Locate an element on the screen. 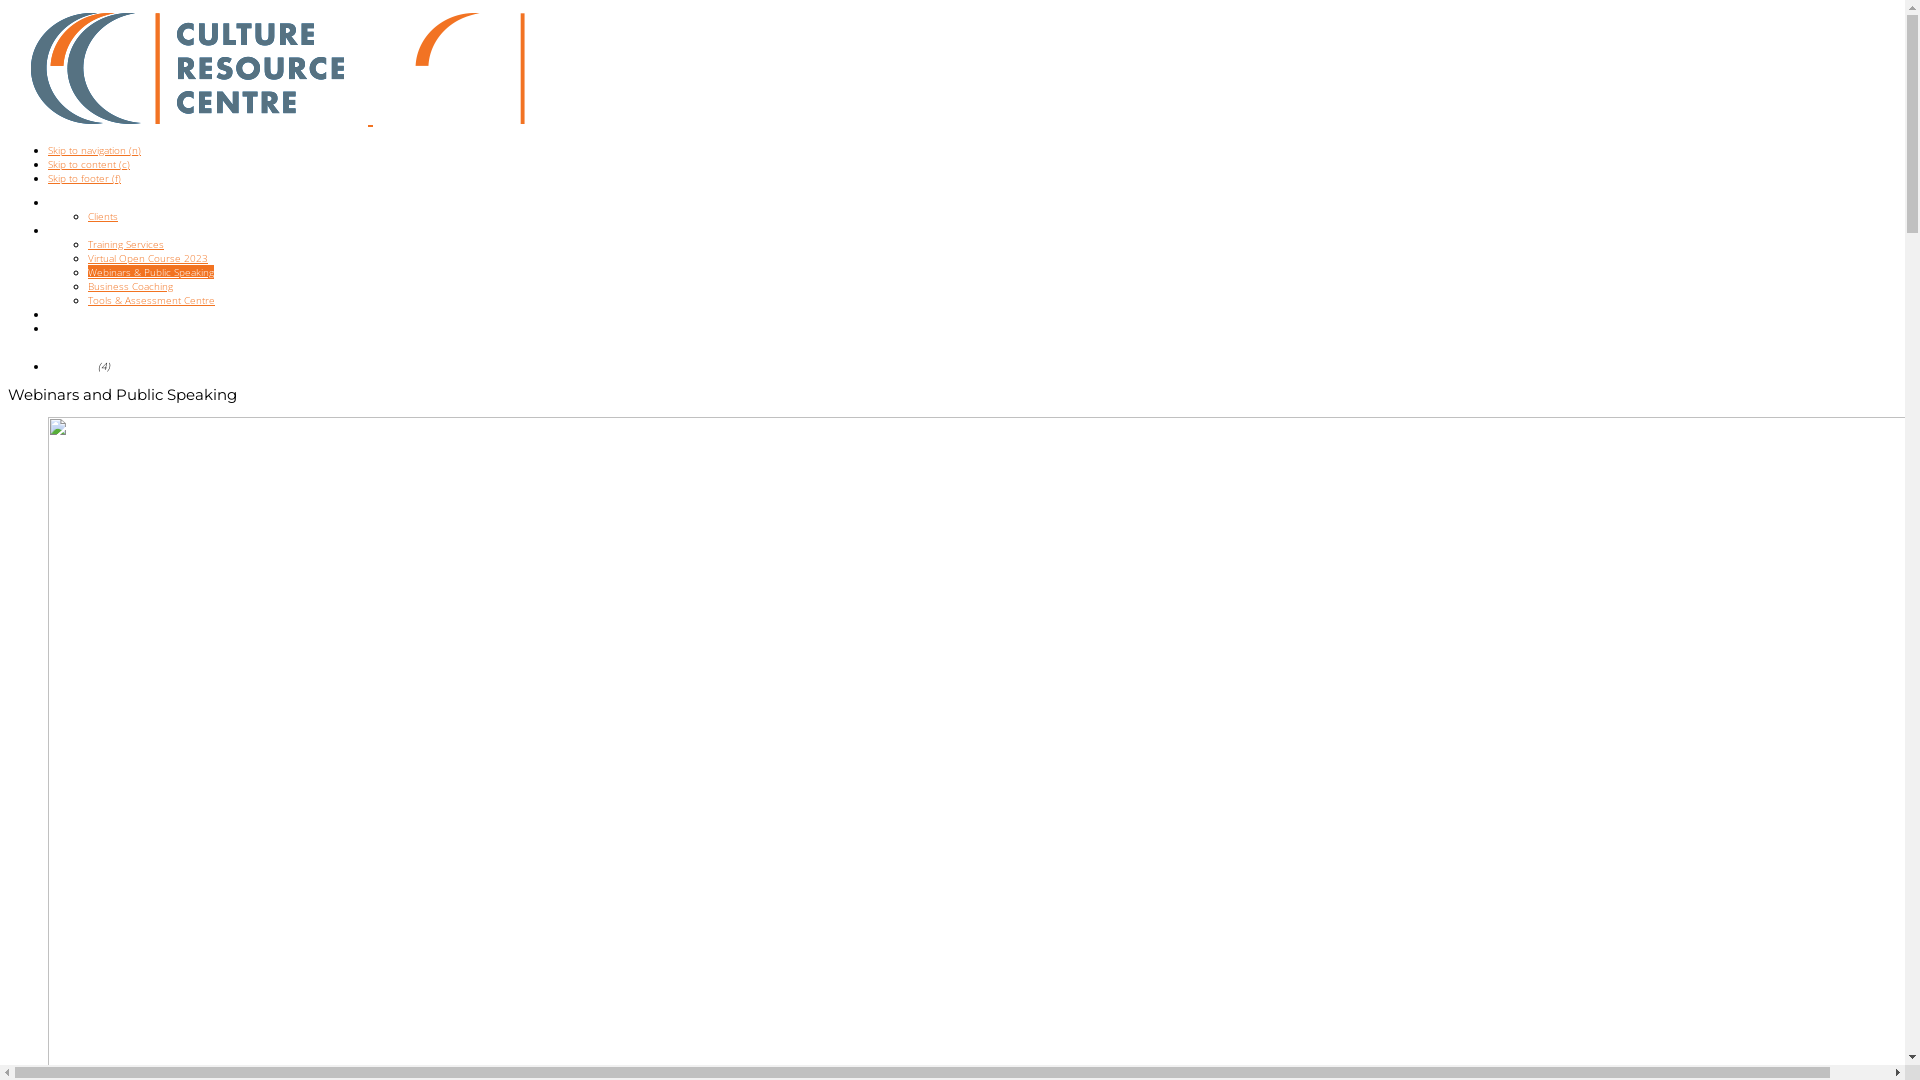 This screenshot has width=1920, height=1080. 'Skip to navigation (n)' is located at coordinates (93, 149).